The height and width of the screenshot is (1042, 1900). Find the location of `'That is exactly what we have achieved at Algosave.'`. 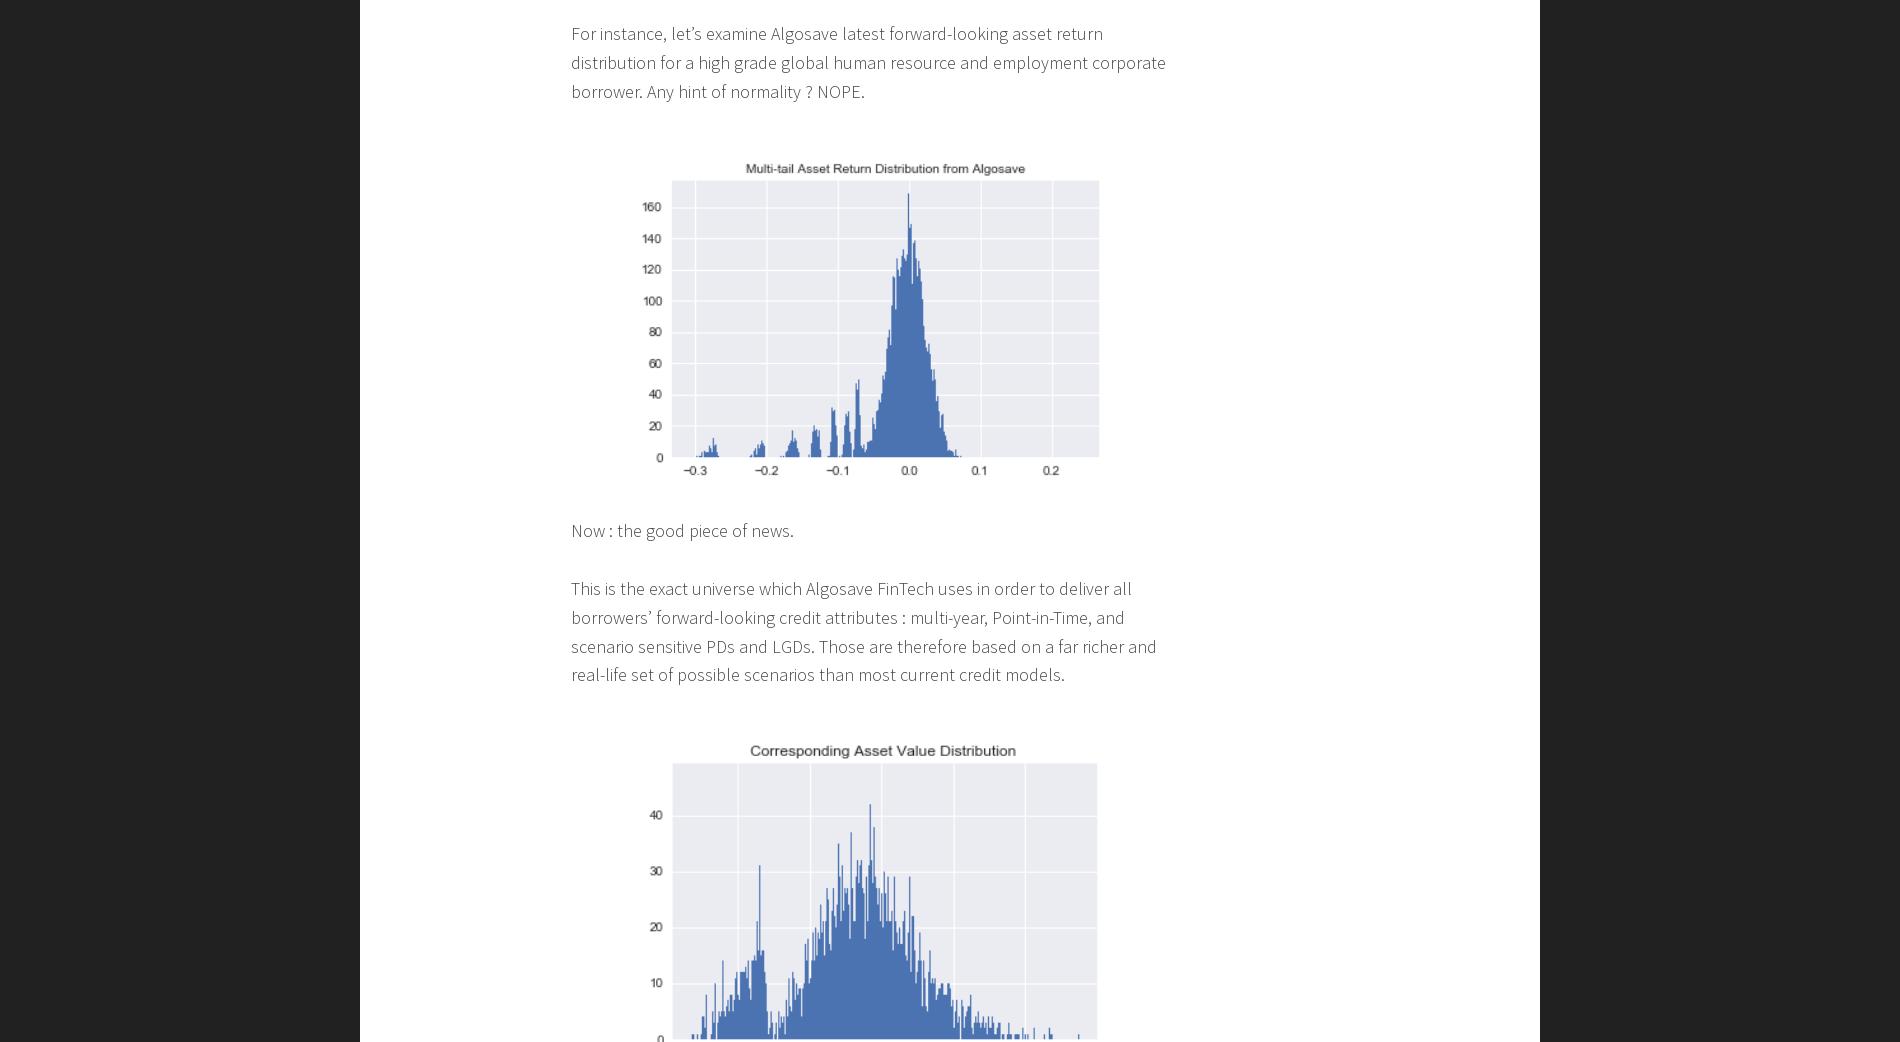

'That is exactly what we have achieved at Algosave.' is located at coordinates (757, 813).